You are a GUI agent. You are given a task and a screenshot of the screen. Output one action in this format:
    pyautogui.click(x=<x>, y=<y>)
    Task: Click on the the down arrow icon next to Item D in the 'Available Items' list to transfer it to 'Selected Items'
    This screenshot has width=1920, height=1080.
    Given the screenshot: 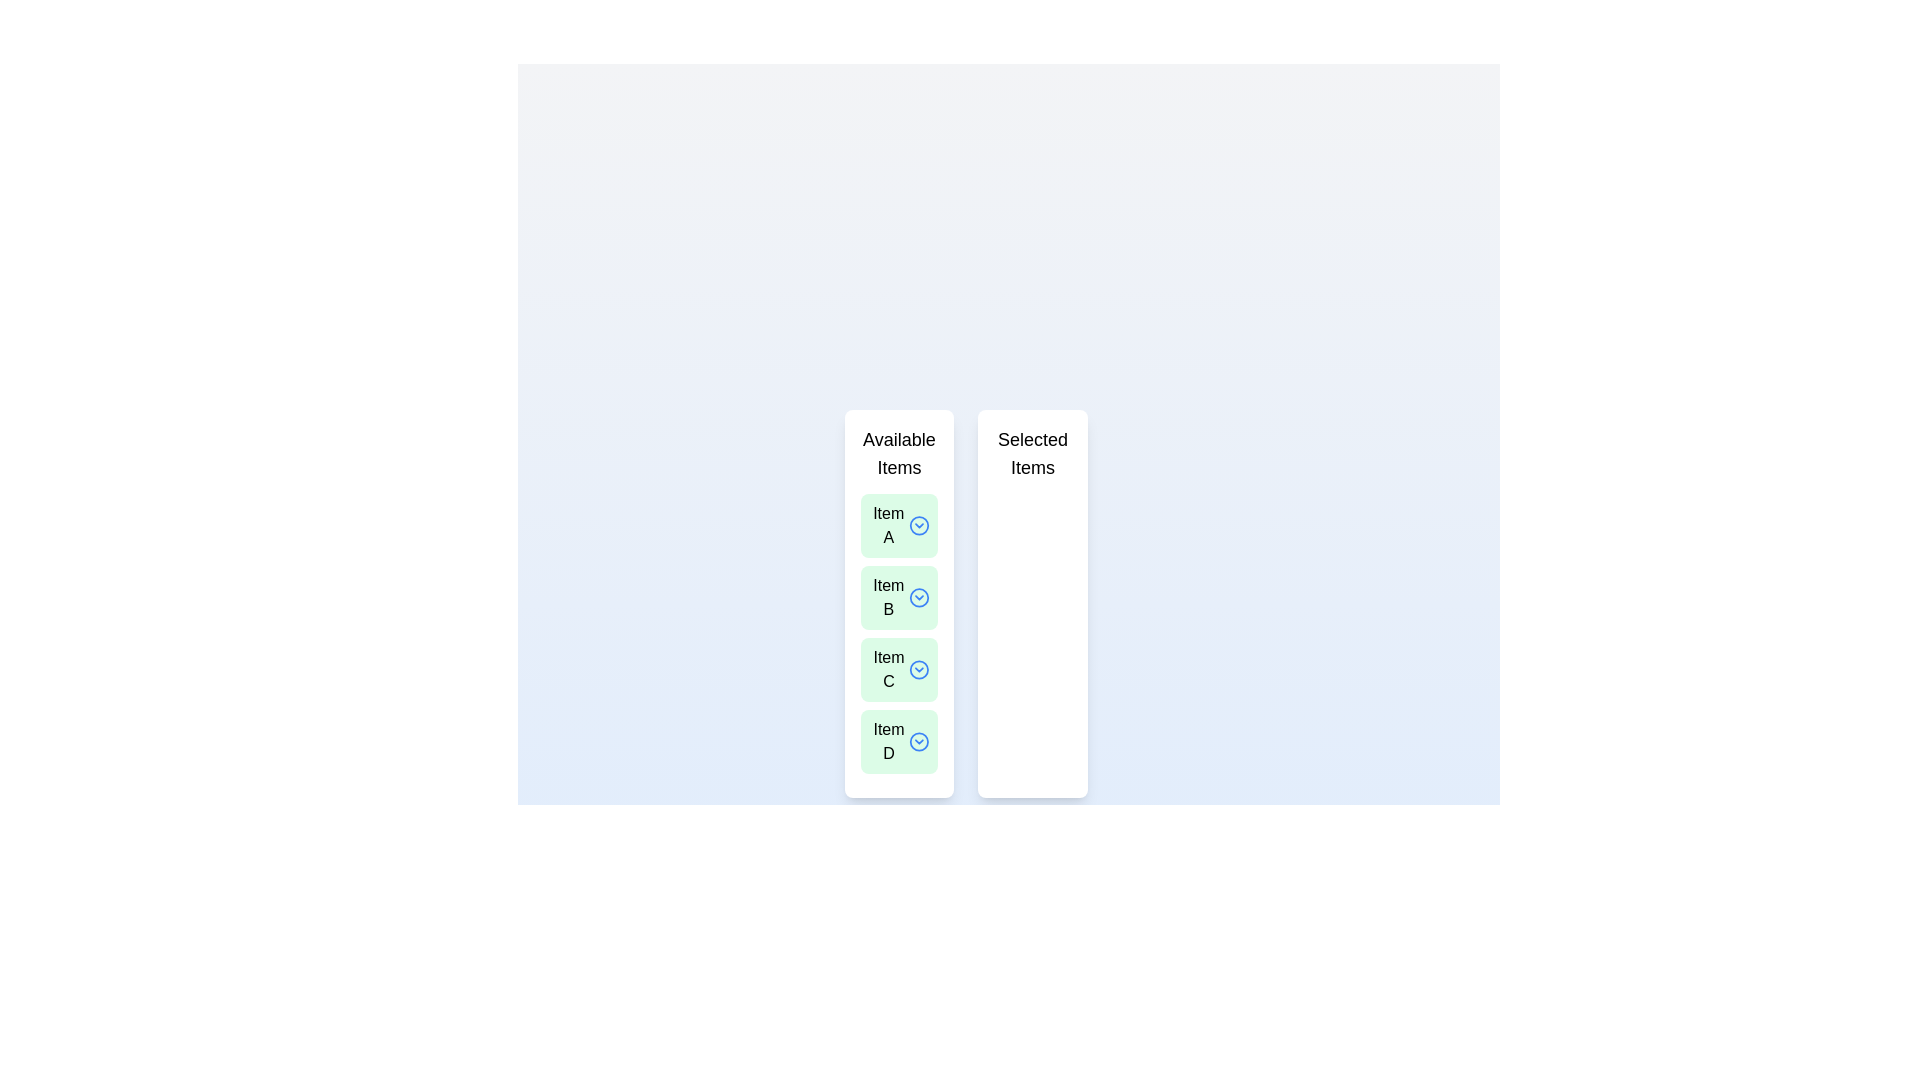 What is the action you would take?
    pyautogui.click(x=918, y=741)
    